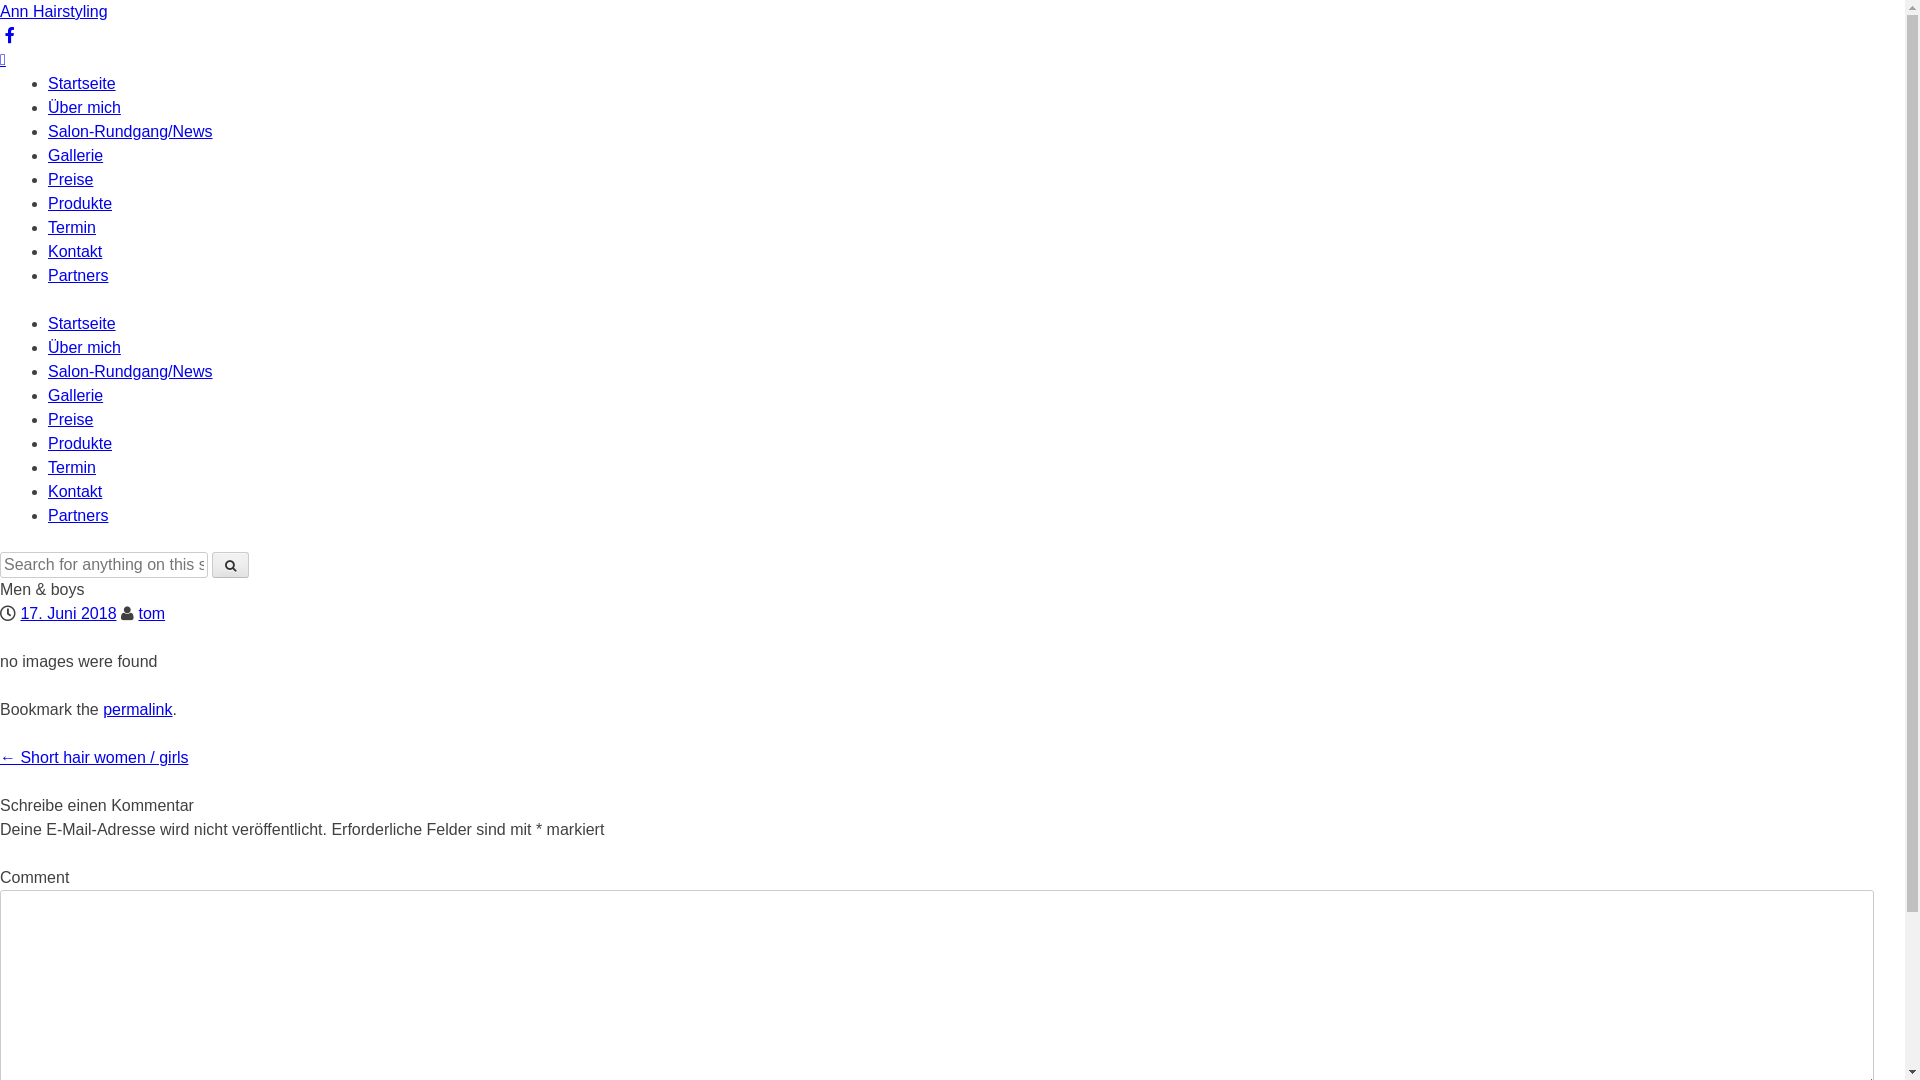 The image size is (1920, 1080). What do you see at coordinates (48, 178) in the screenshot?
I see `'Preise'` at bounding box center [48, 178].